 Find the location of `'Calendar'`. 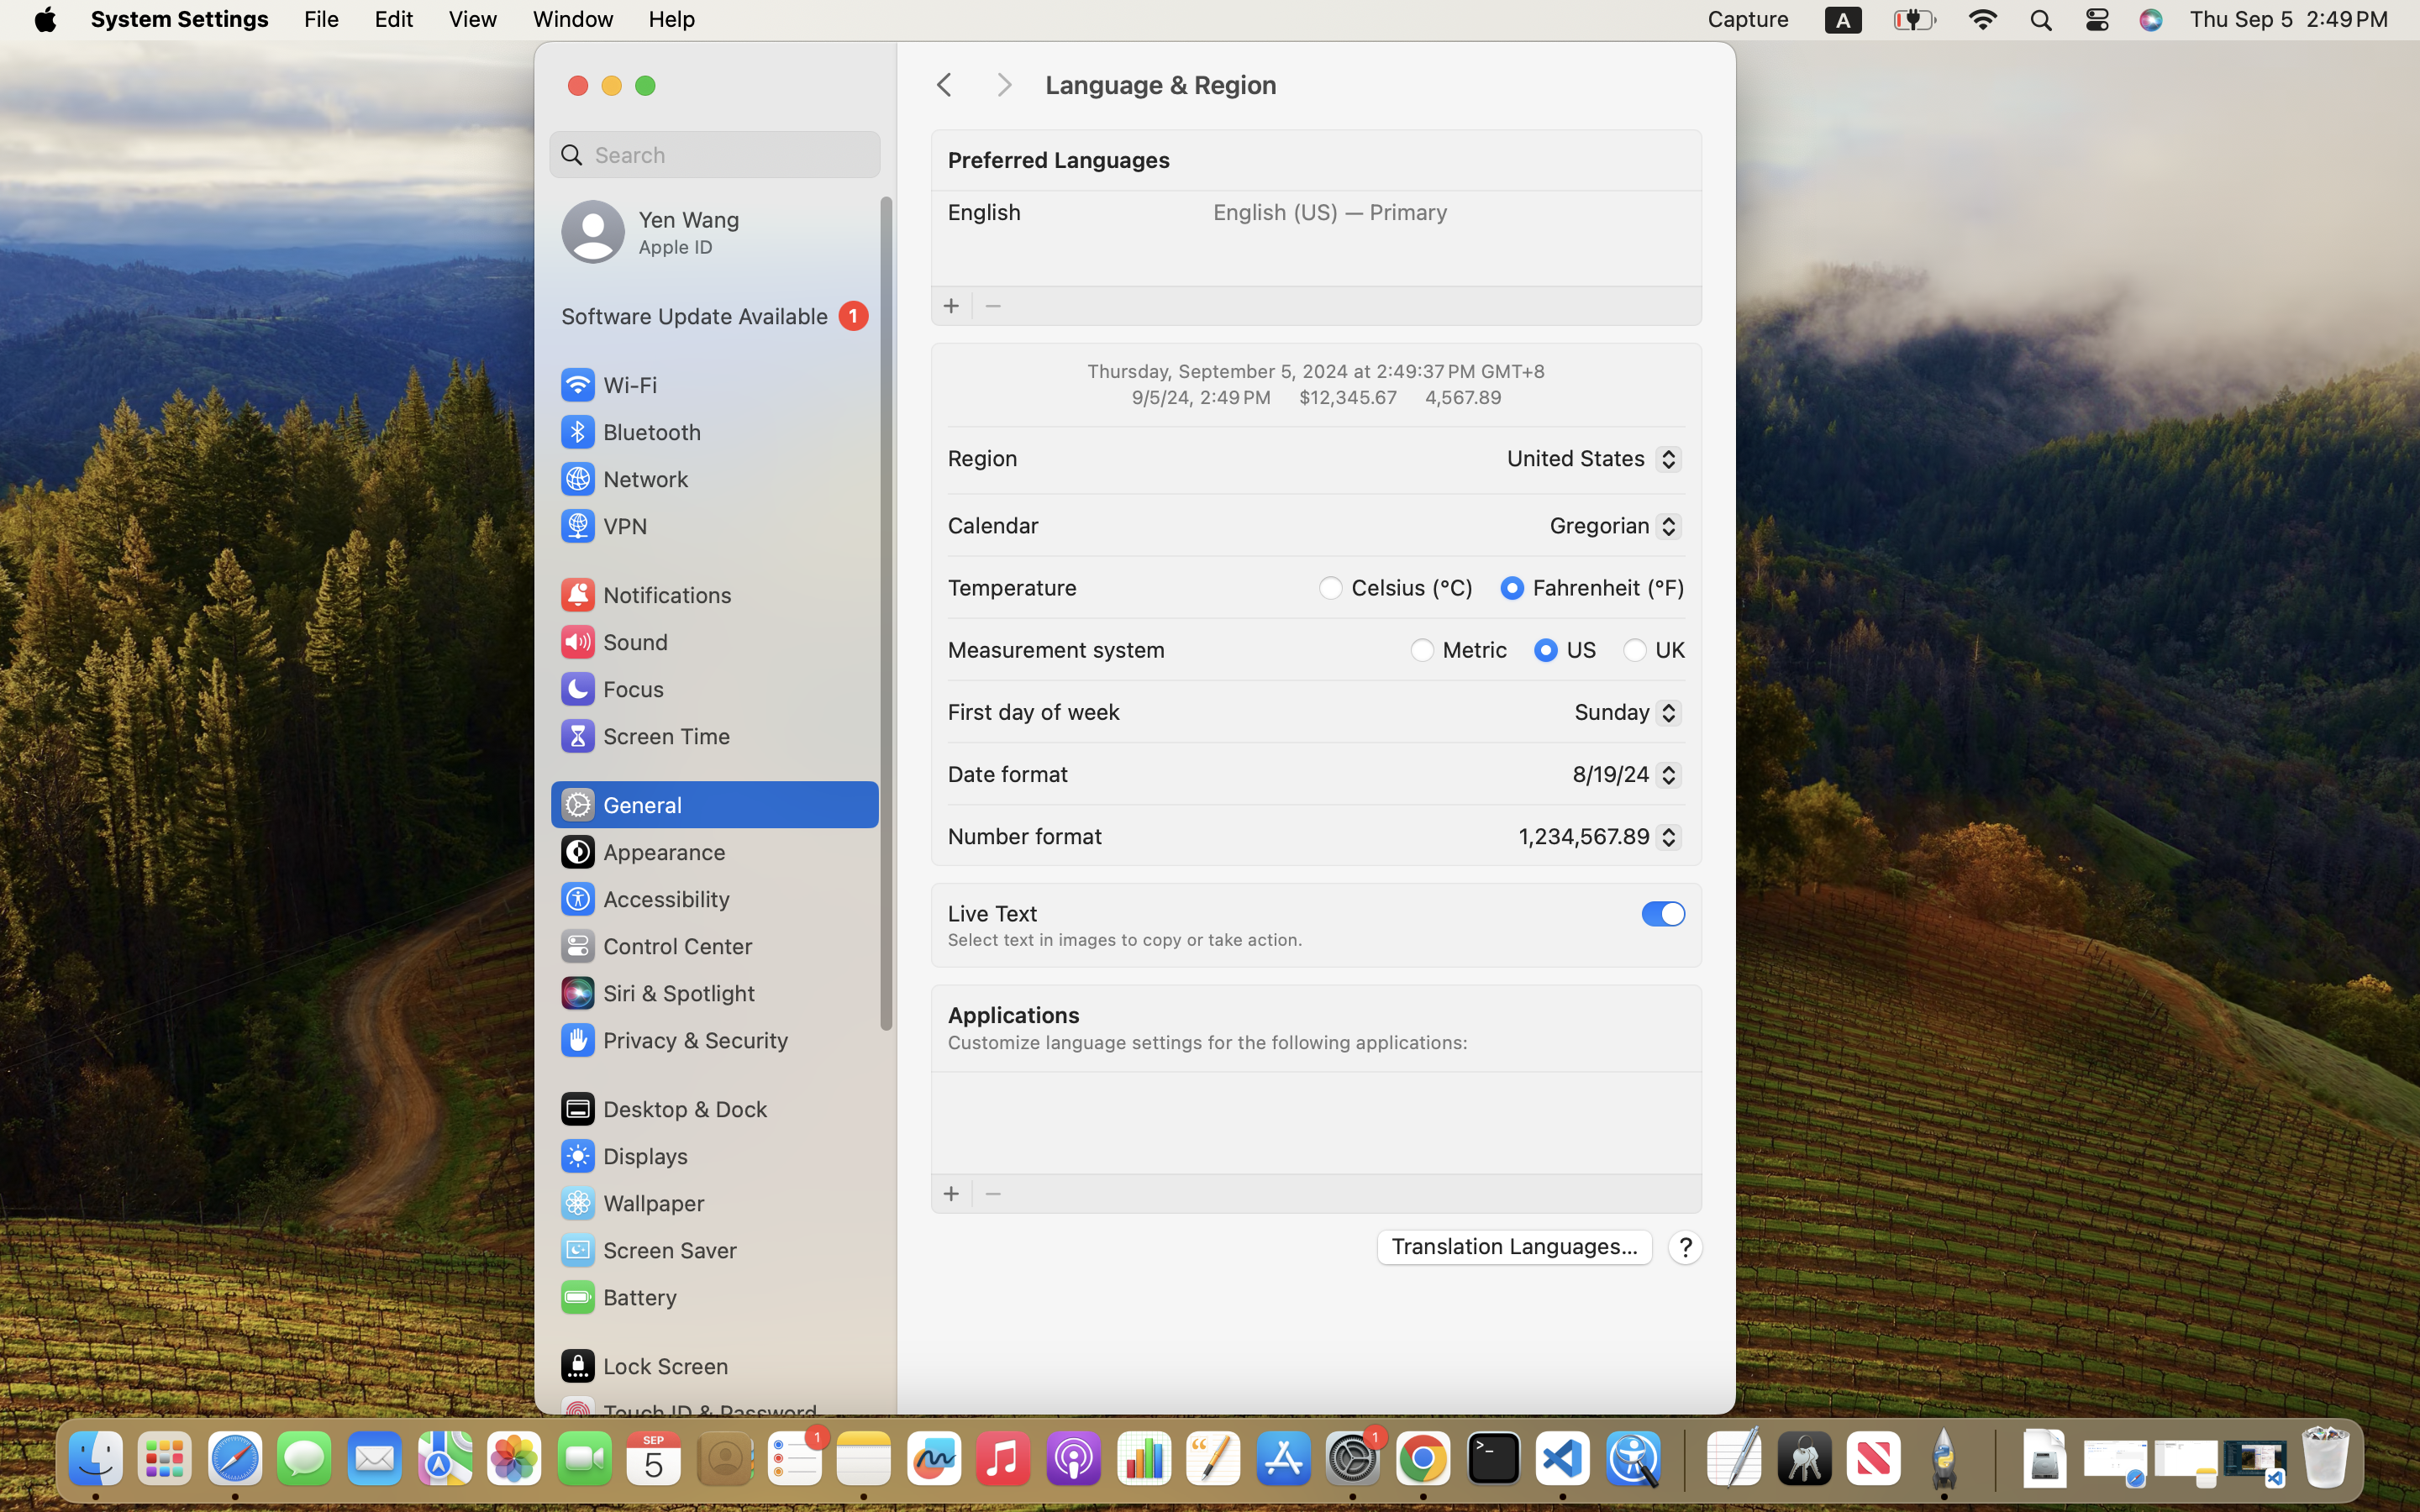

'Calendar' is located at coordinates (992, 522).